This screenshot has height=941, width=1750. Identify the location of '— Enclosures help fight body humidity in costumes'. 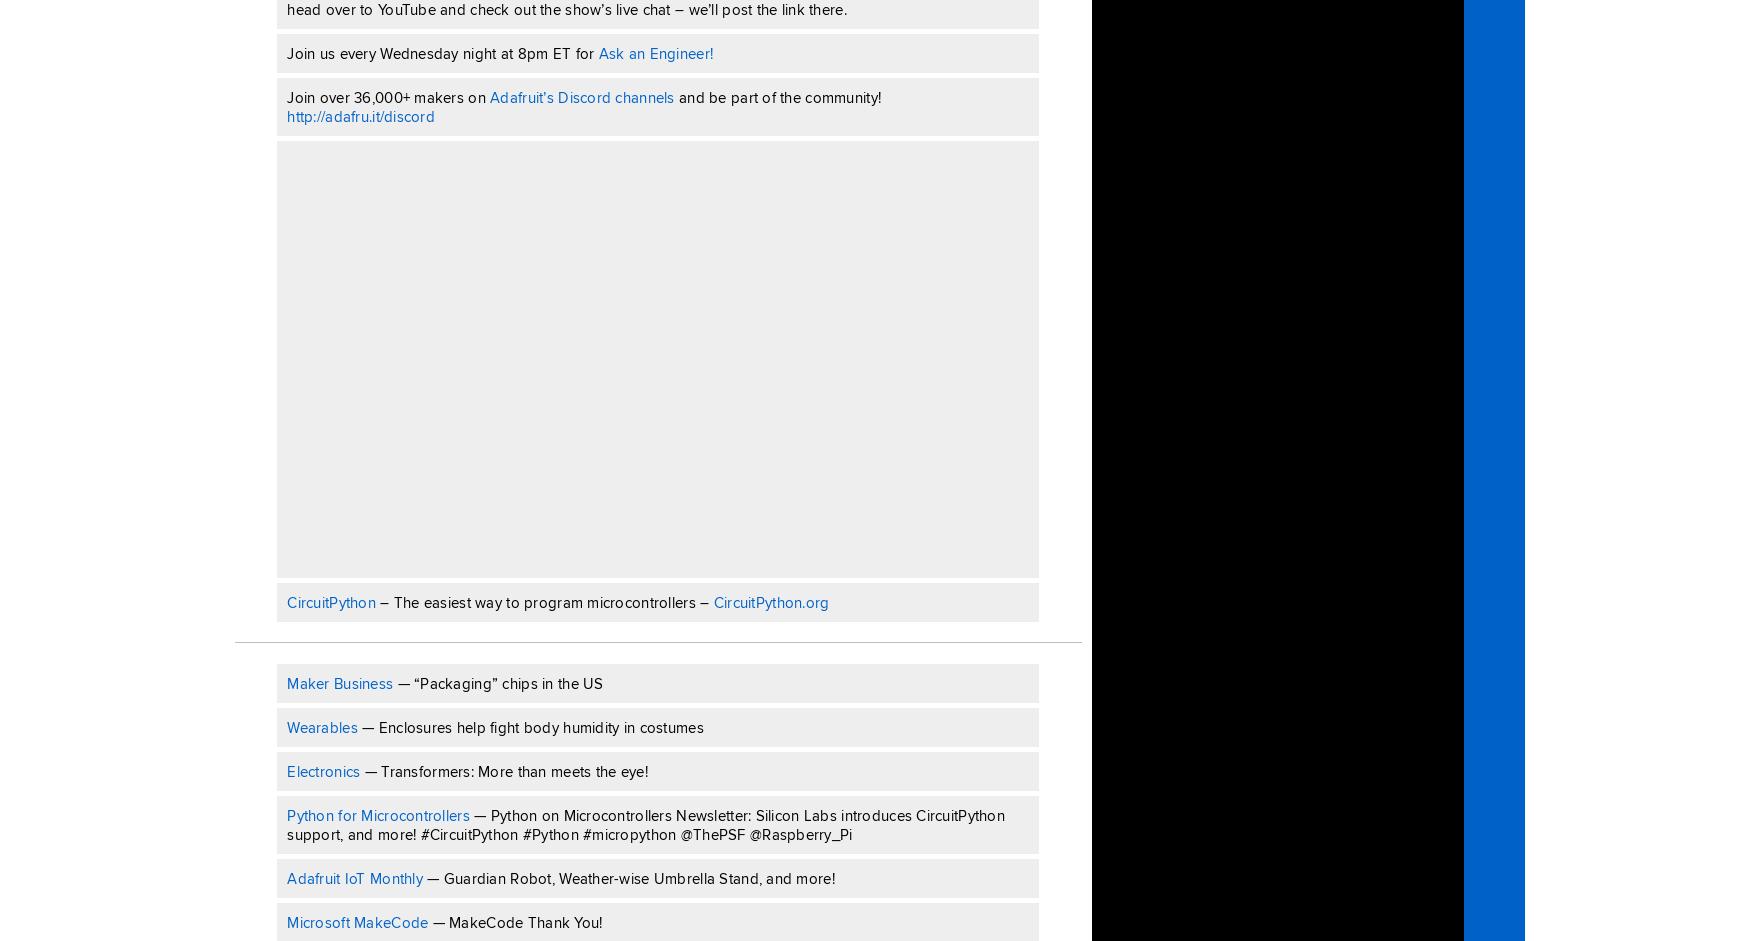
(529, 727).